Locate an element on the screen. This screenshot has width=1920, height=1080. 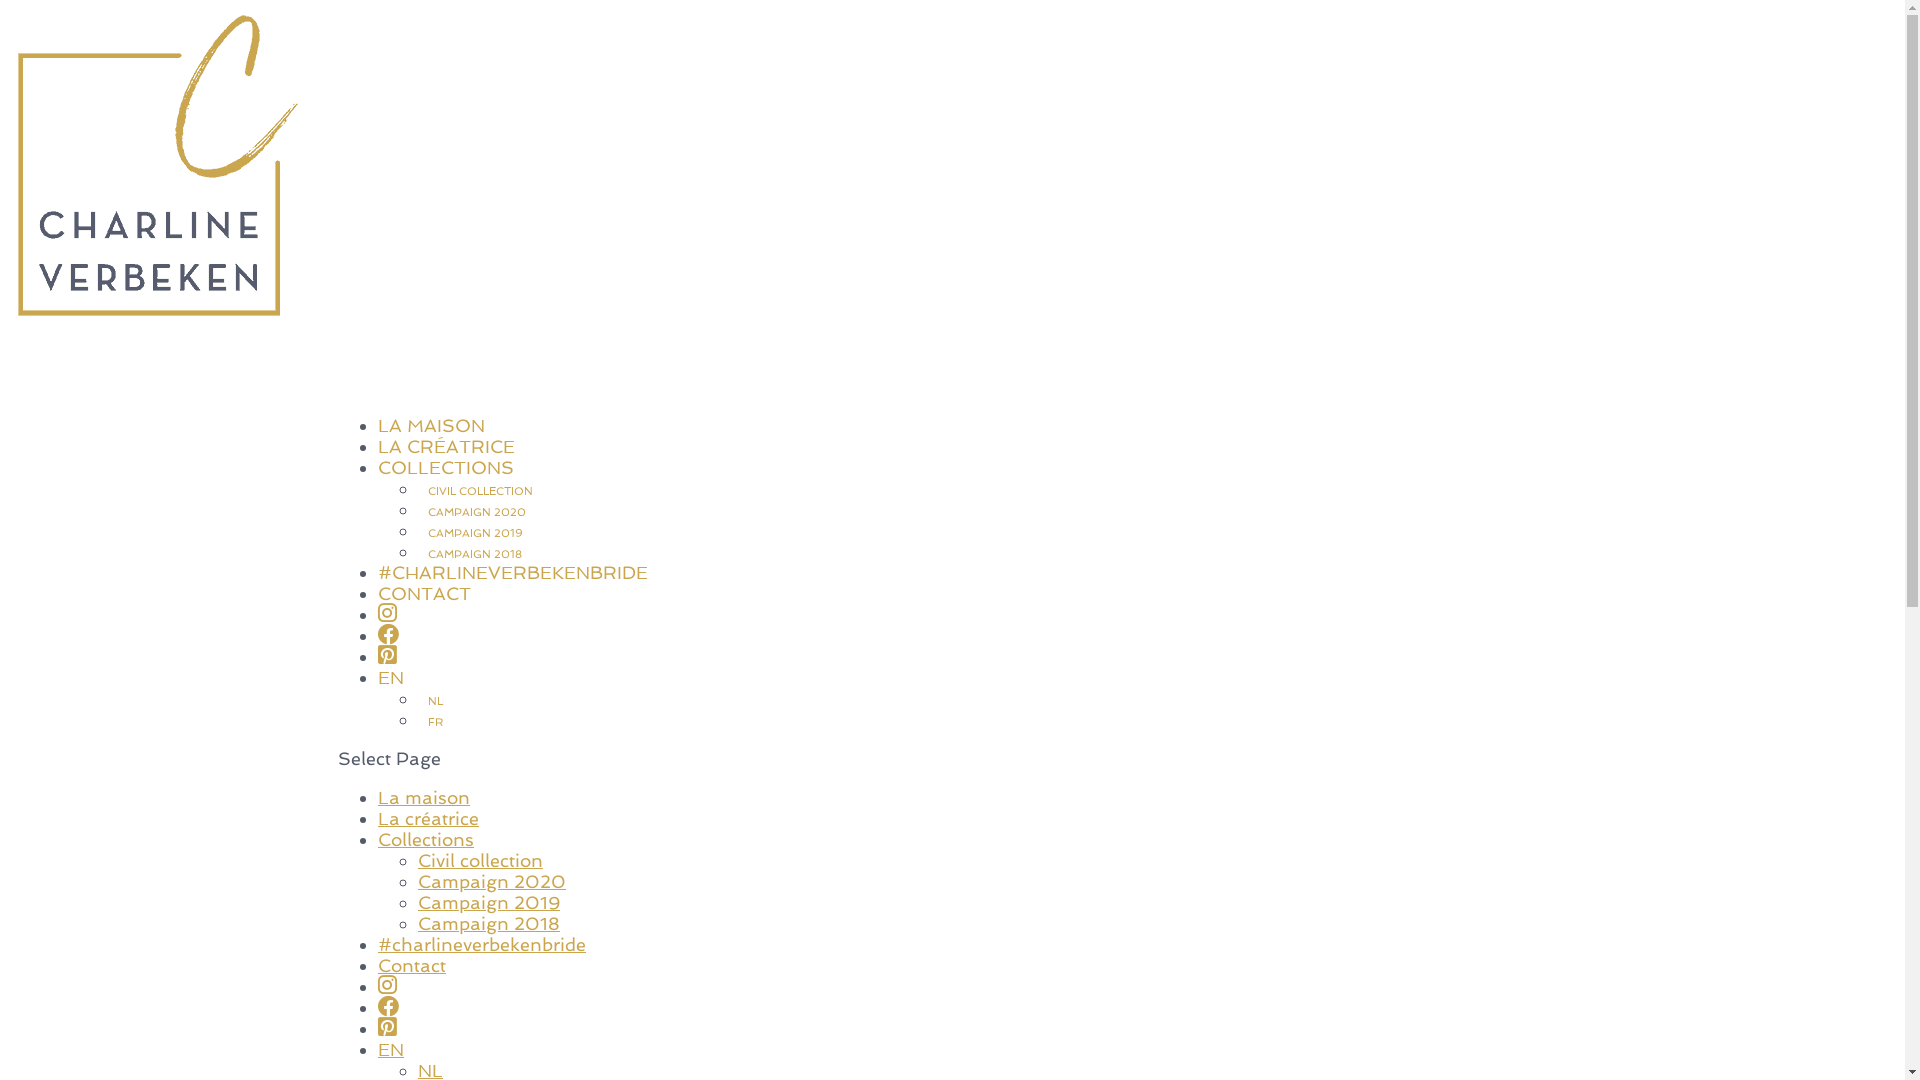
'COLLECTIONS' is located at coordinates (445, 501).